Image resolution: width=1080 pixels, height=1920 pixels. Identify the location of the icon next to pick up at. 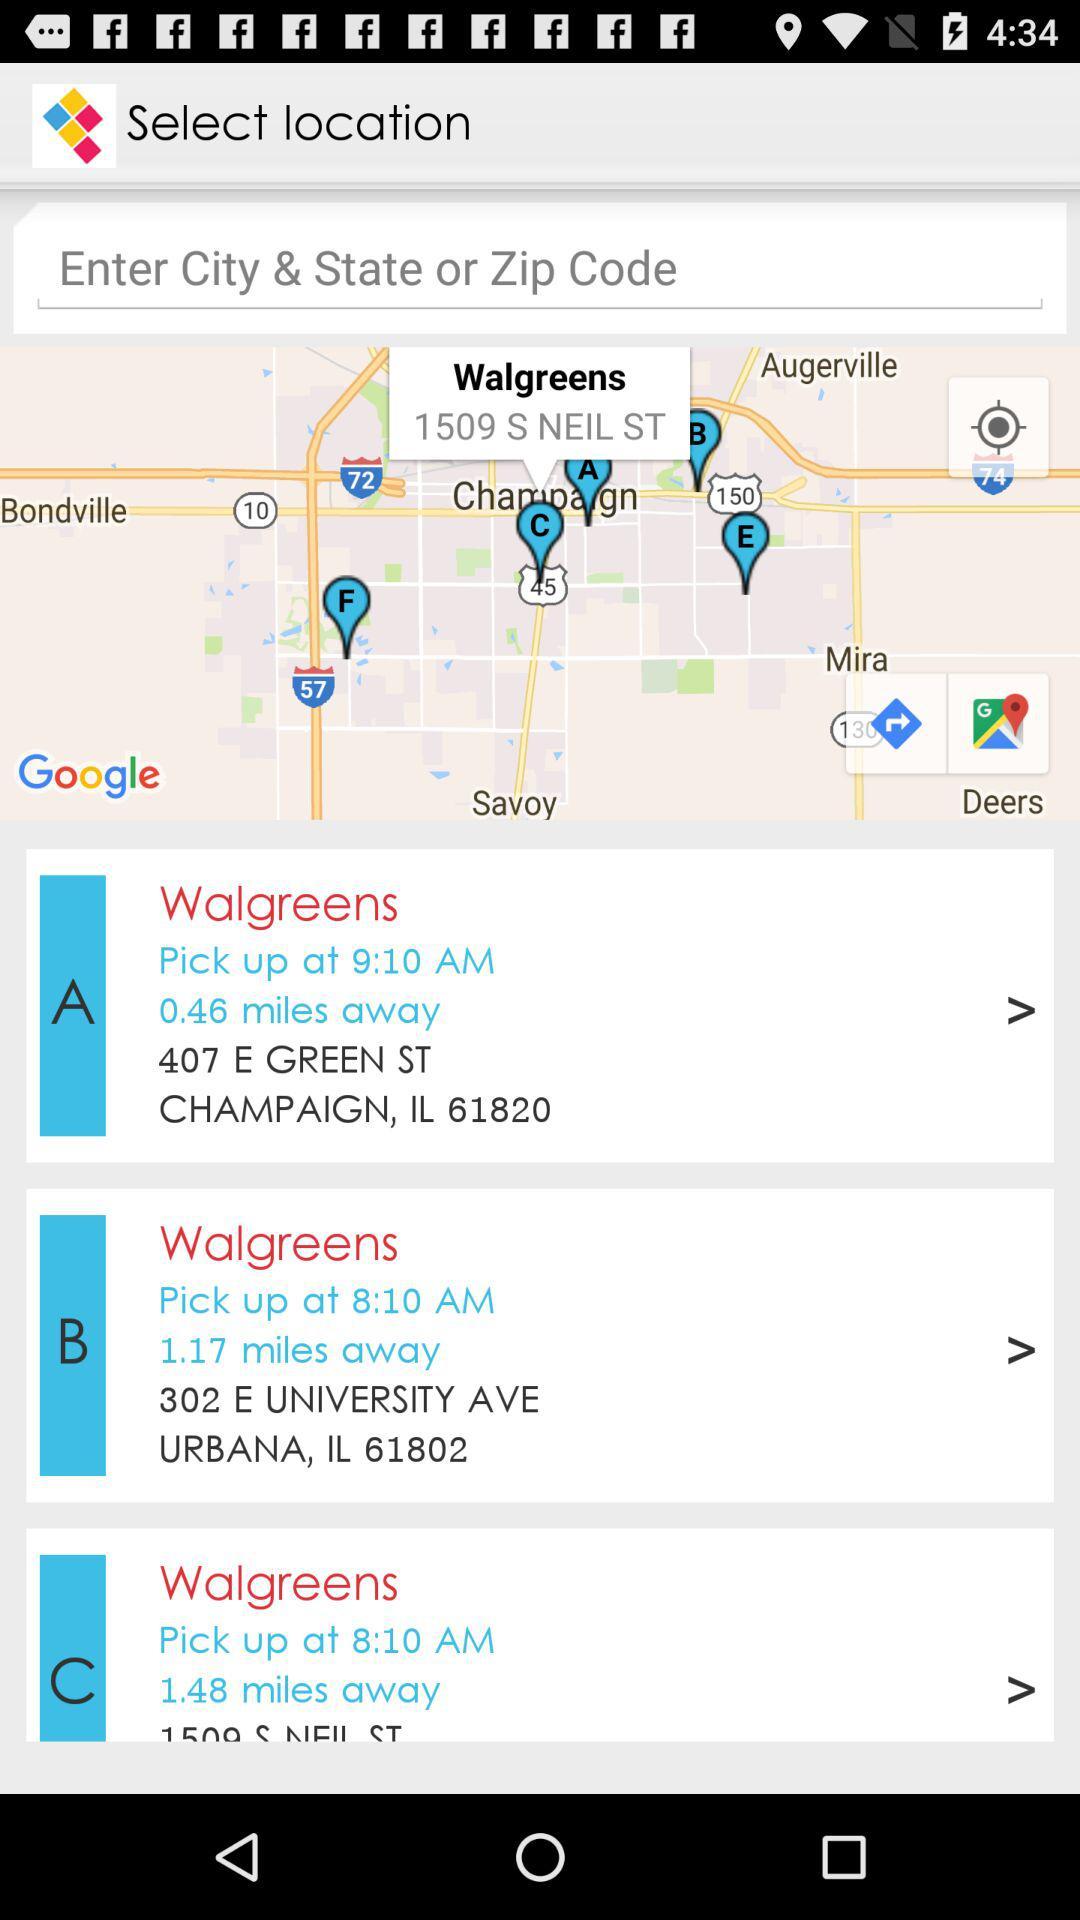
(71, 1005).